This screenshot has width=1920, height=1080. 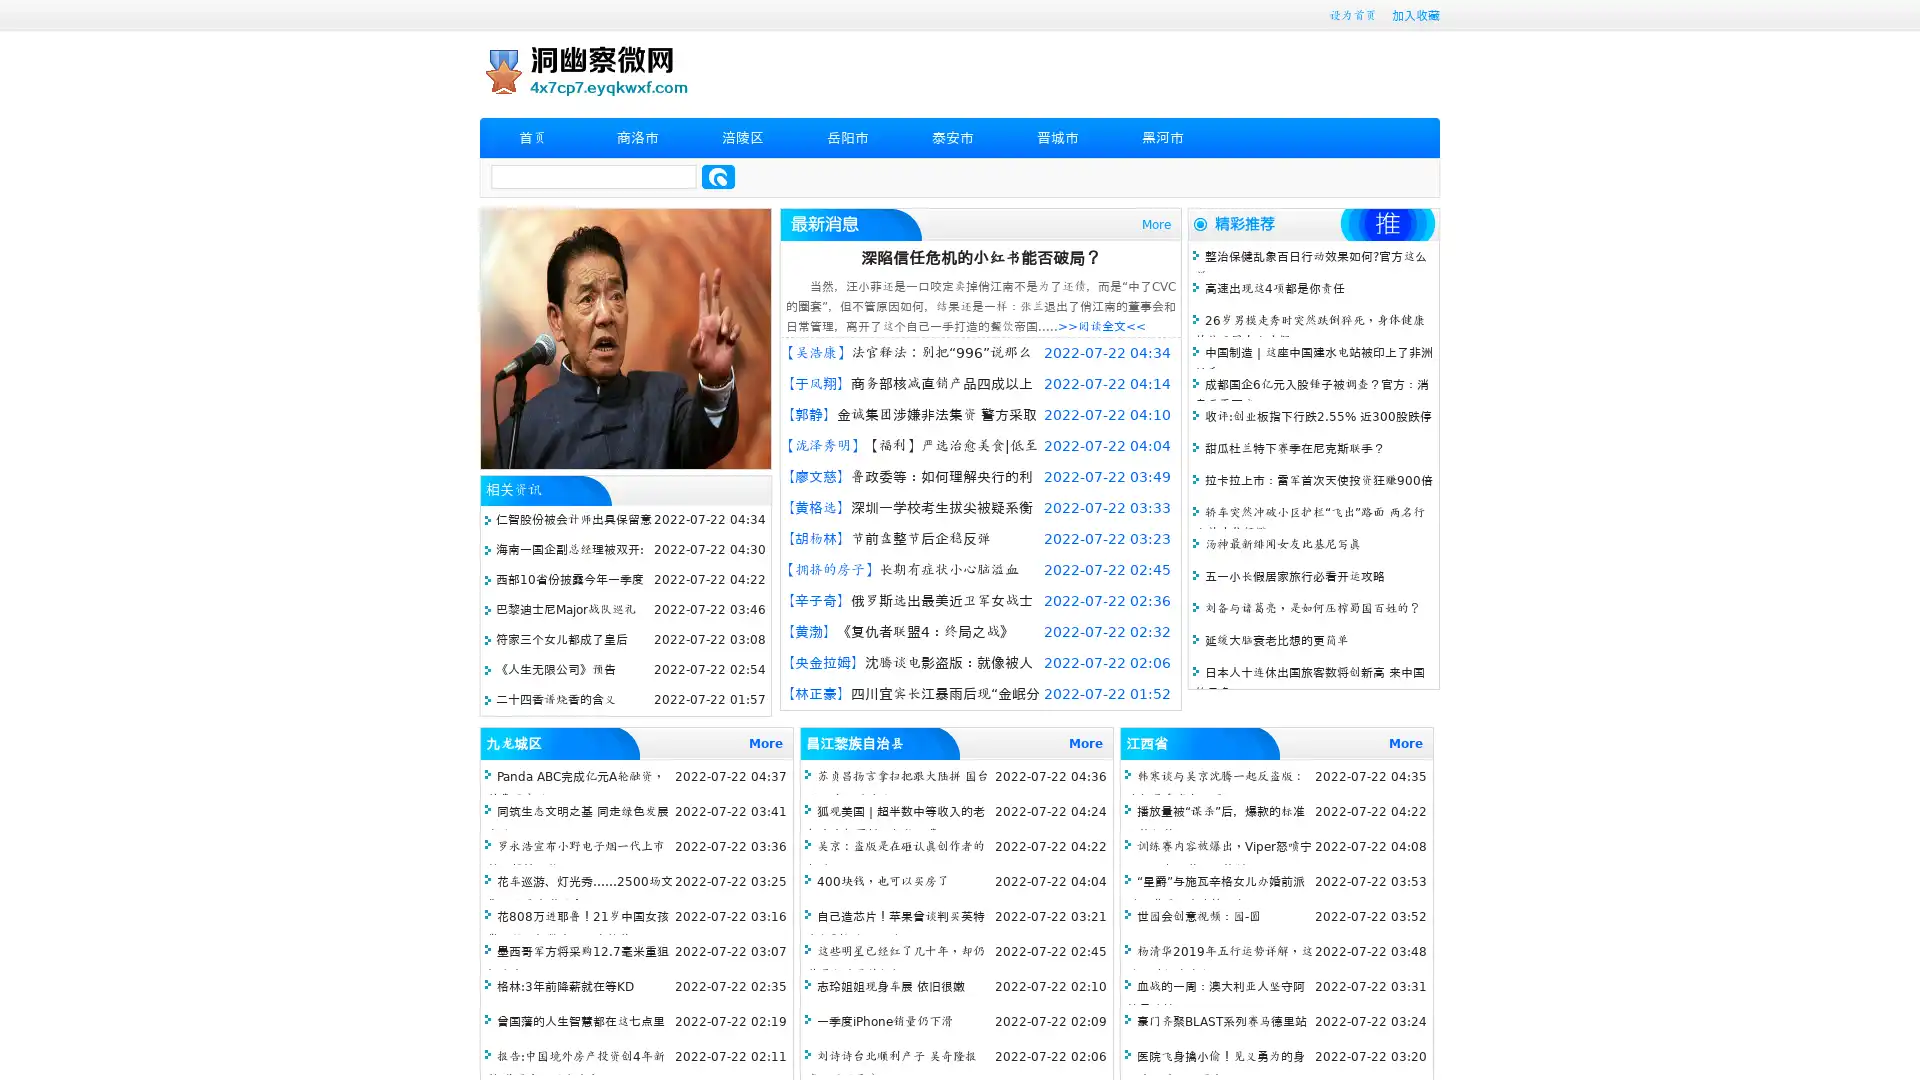 What do you see at coordinates (718, 176) in the screenshot?
I see `Search` at bounding box center [718, 176].